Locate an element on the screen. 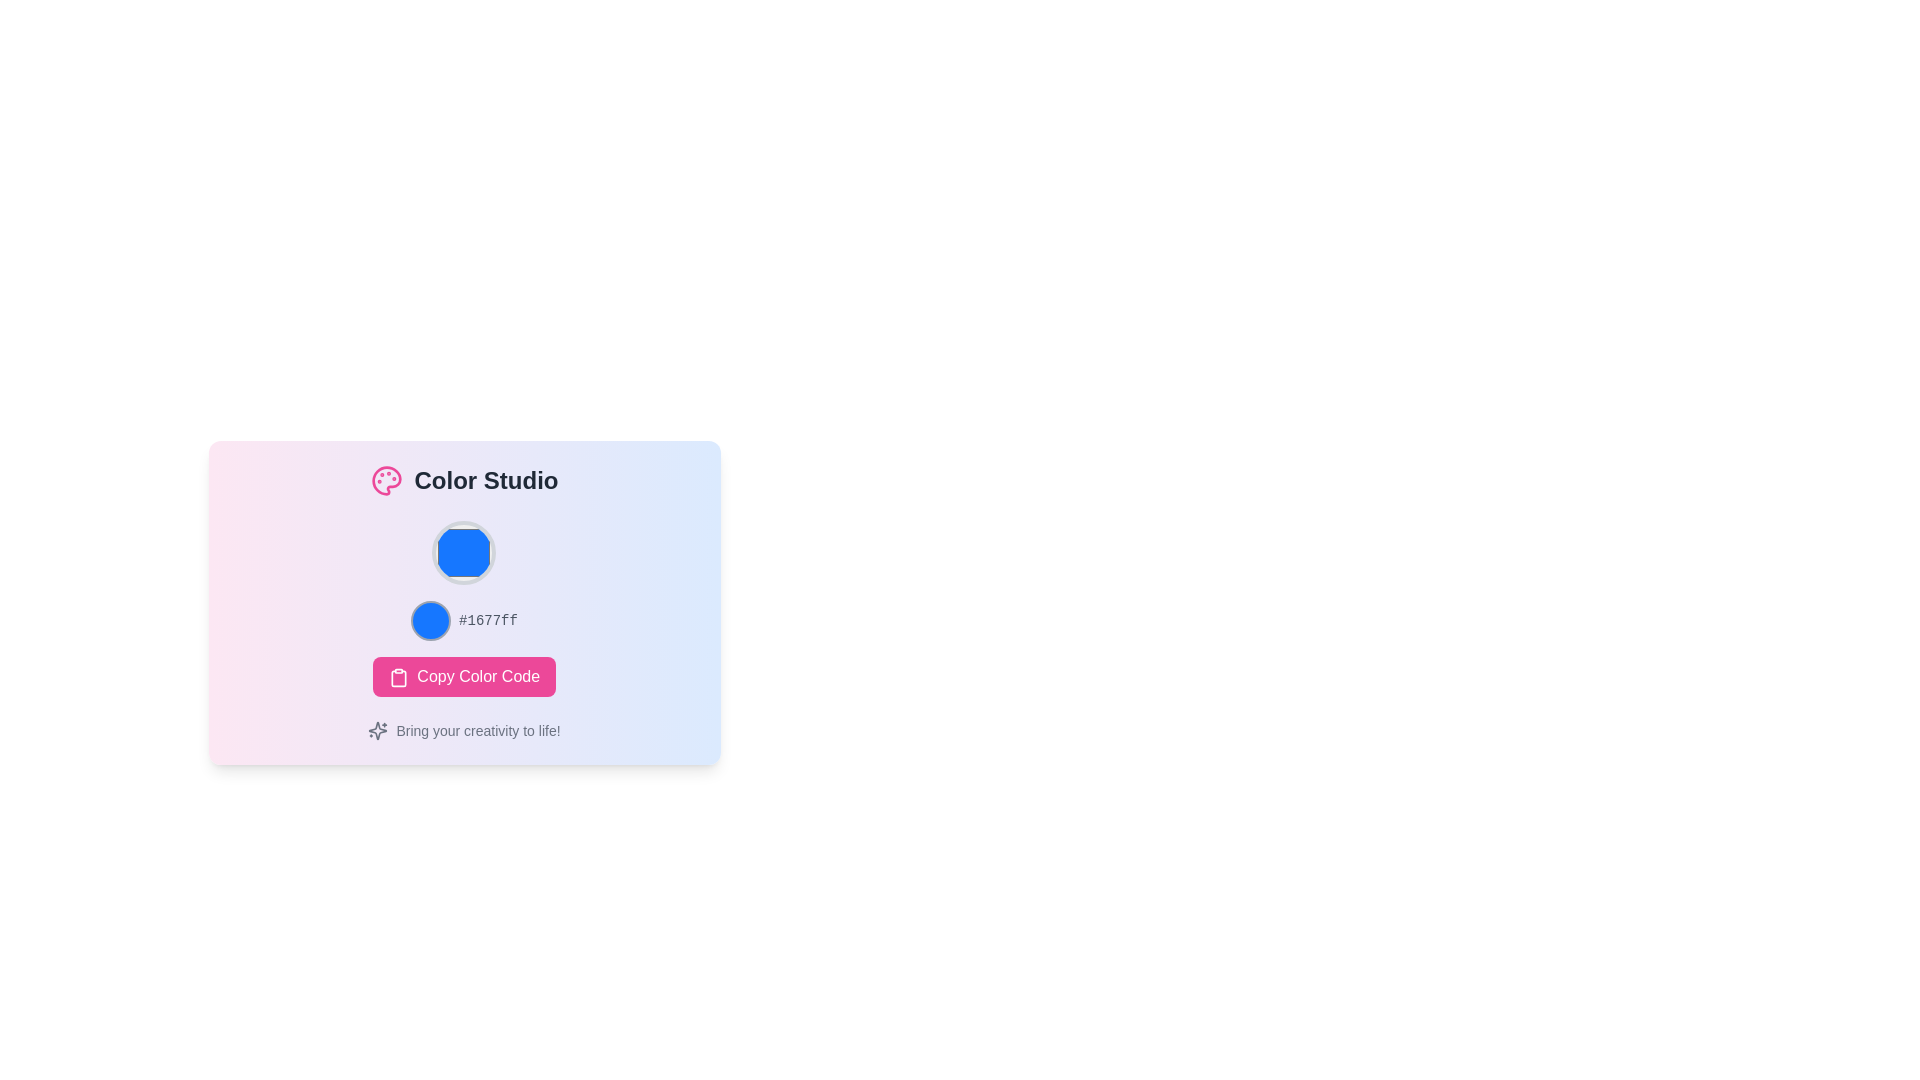 The height and width of the screenshot is (1080, 1920). the sparkle icon located to the left of the text 'Bring your creativity to life!' in the 'Color Studio' card is located at coordinates (378, 731).